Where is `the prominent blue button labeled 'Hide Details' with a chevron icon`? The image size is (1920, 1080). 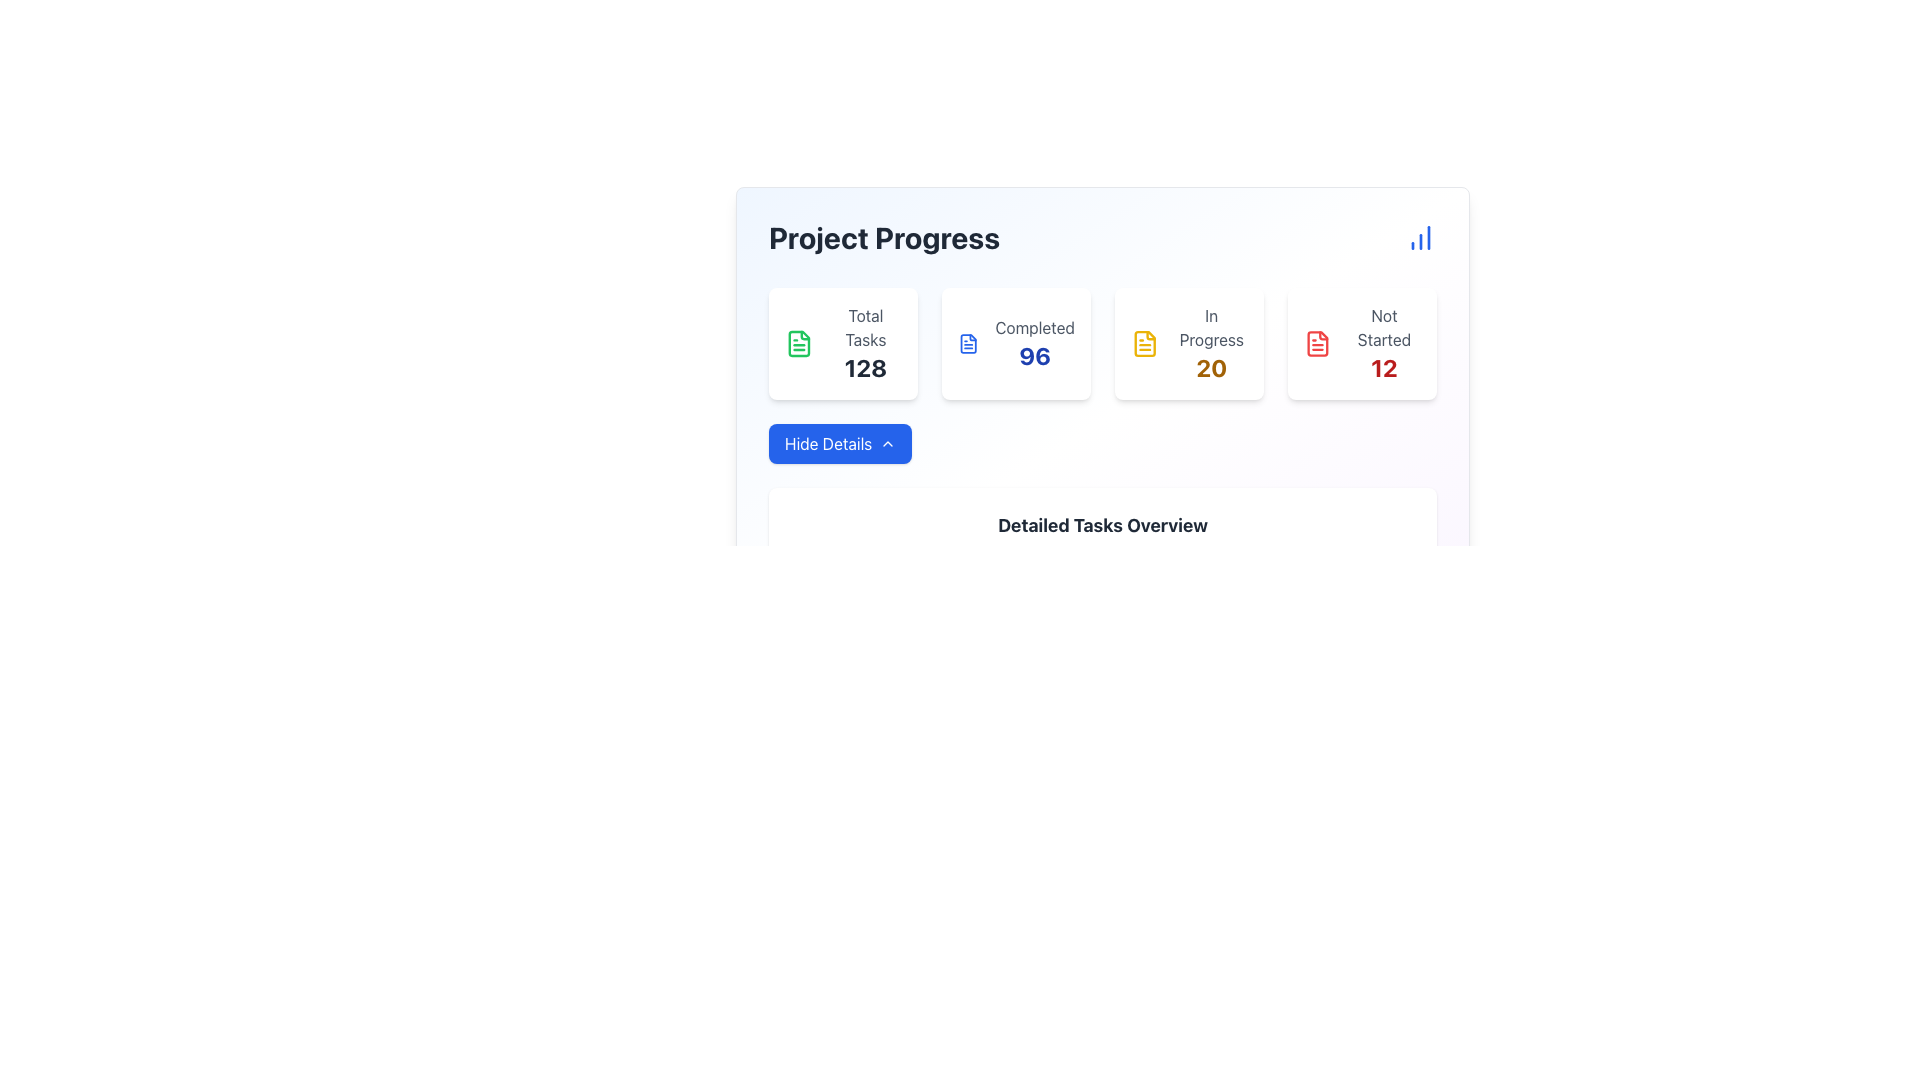 the prominent blue button labeled 'Hide Details' with a chevron icon is located at coordinates (840, 442).